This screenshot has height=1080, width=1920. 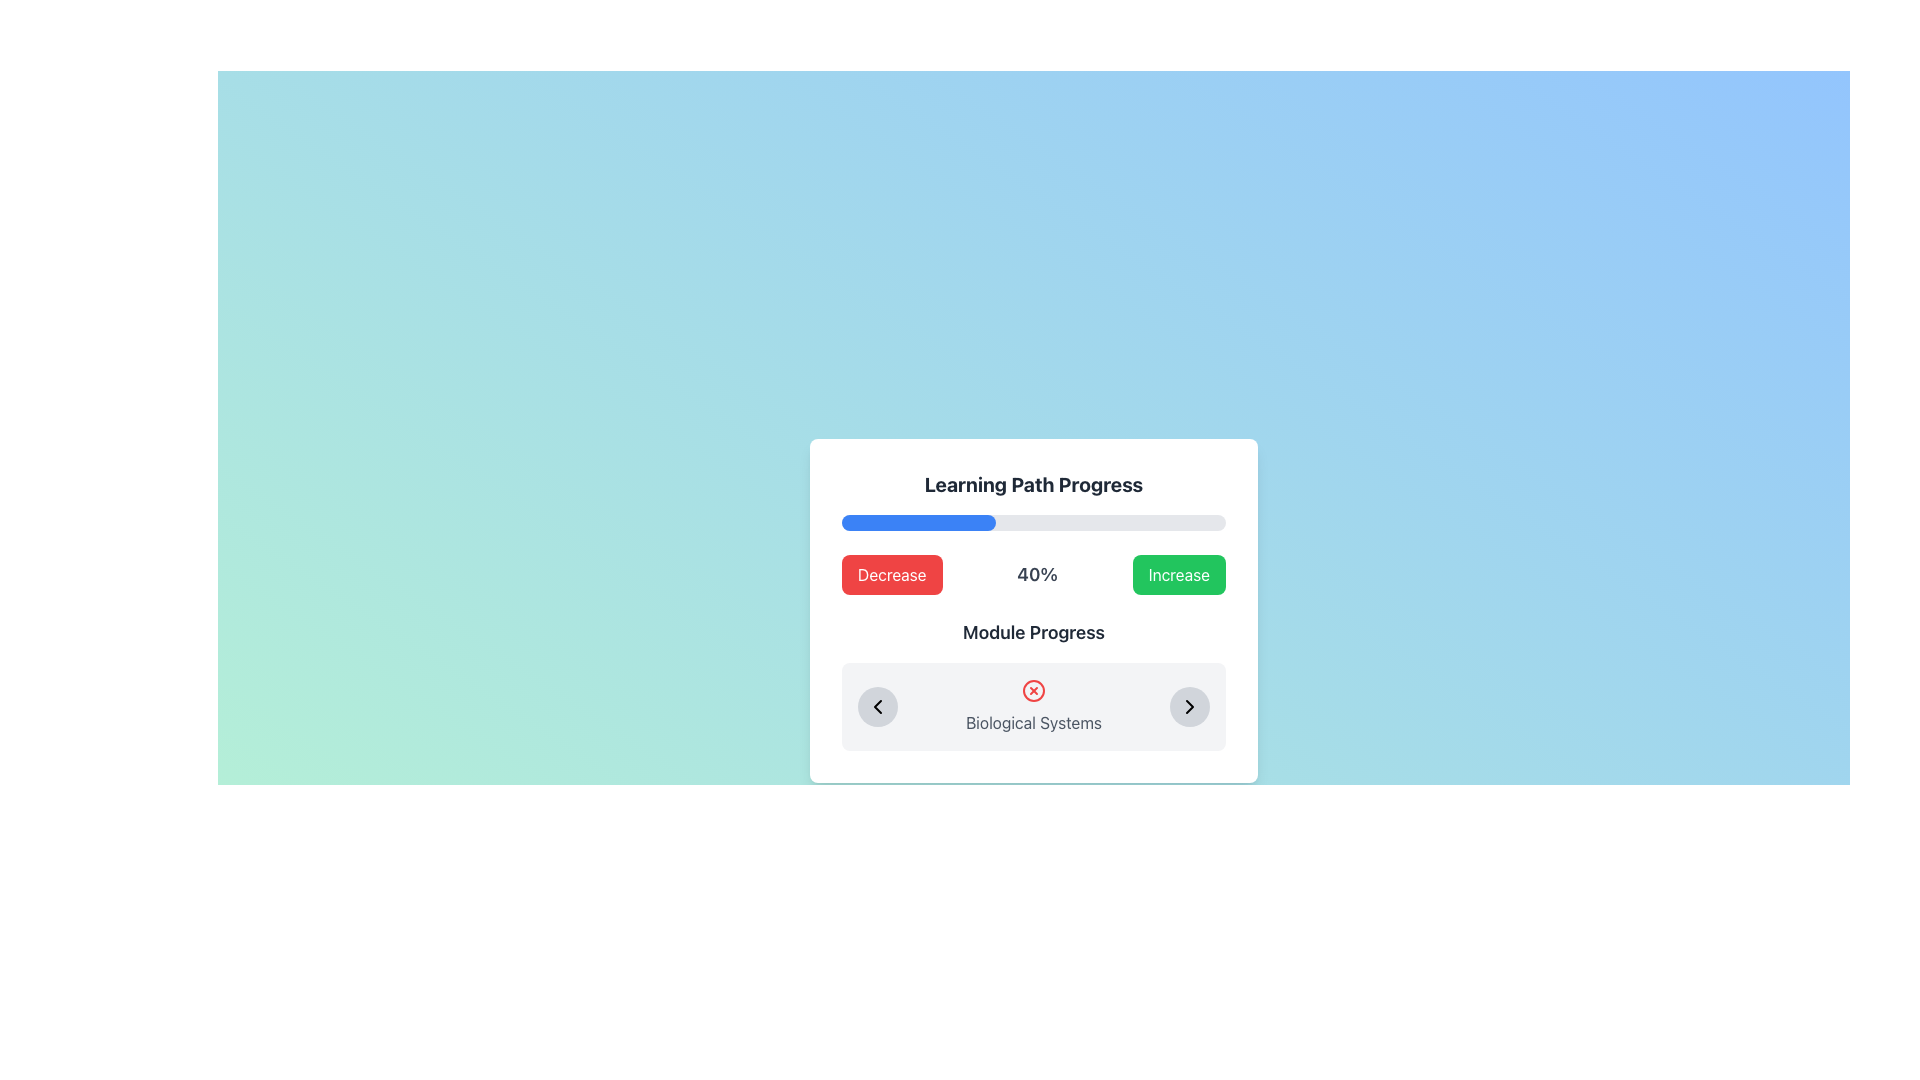 What do you see at coordinates (1122, 522) in the screenshot?
I see `progress` at bounding box center [1122, 522].